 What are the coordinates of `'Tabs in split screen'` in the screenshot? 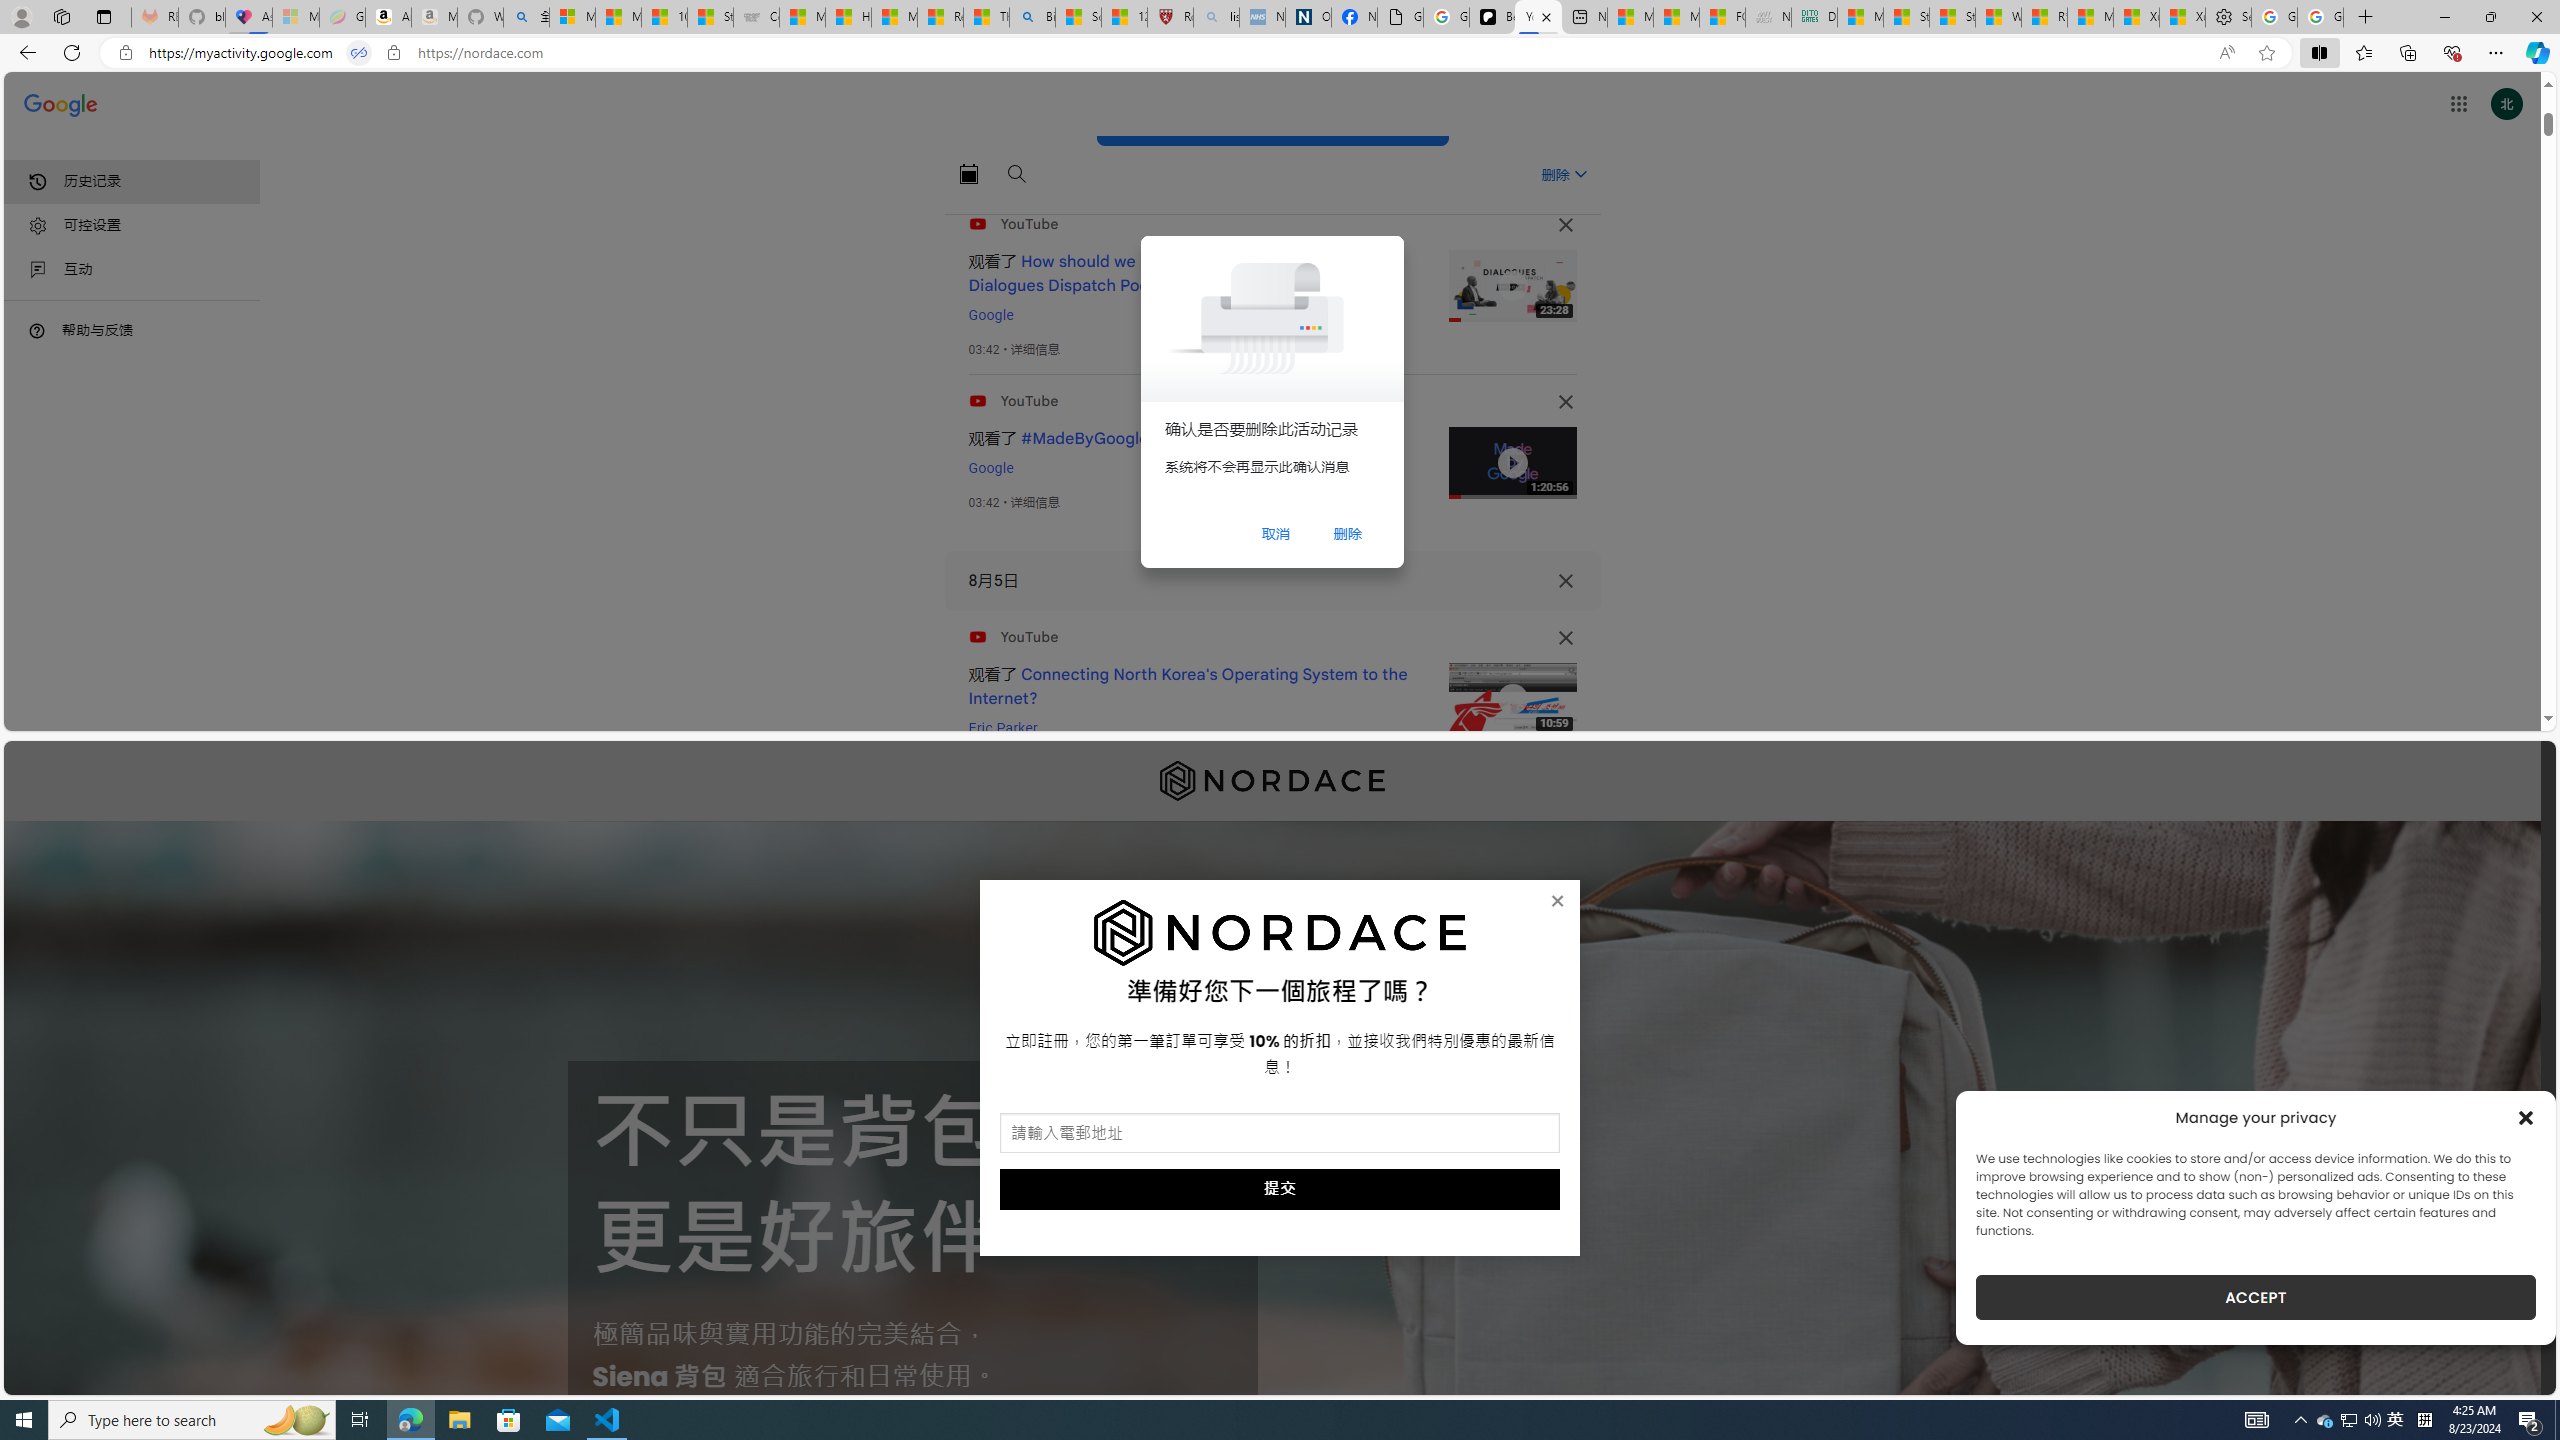 It's located at (358, 53).